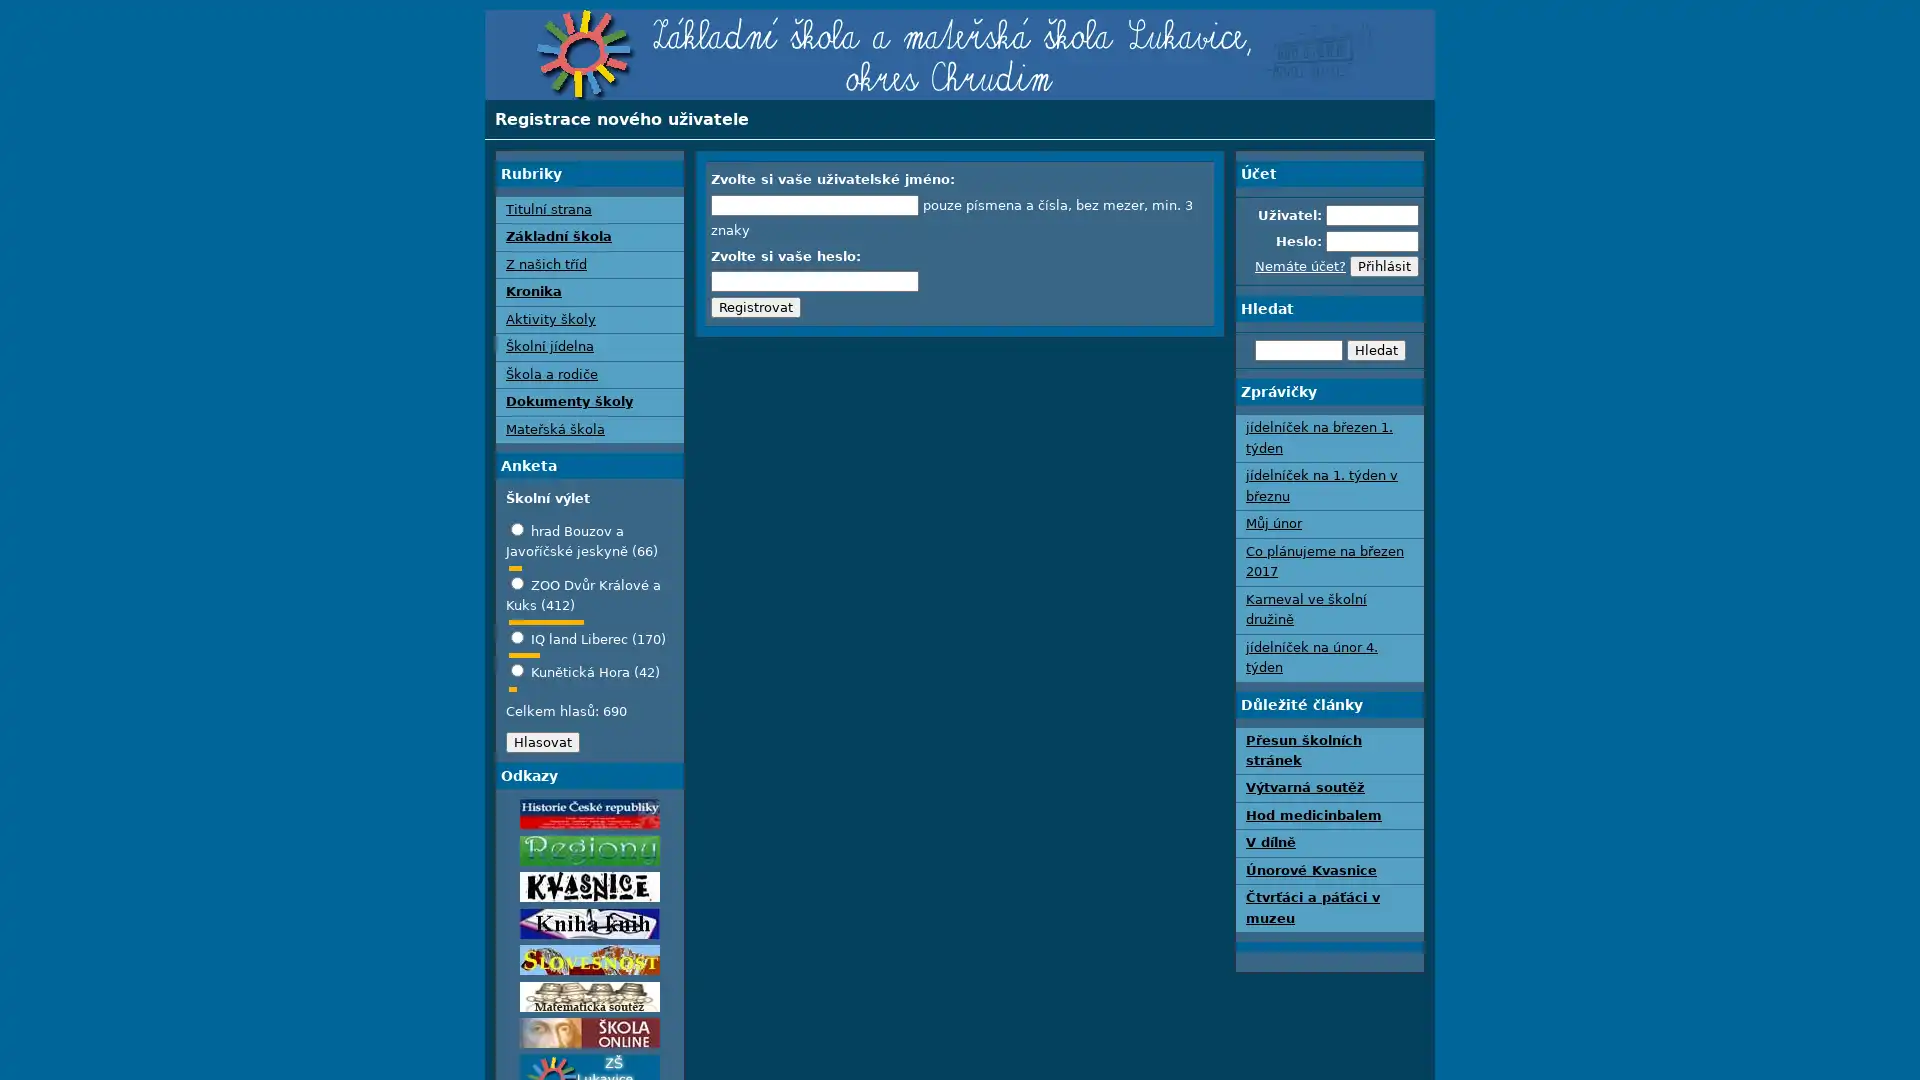  I want to click on Registrovat, so click(754, 306).